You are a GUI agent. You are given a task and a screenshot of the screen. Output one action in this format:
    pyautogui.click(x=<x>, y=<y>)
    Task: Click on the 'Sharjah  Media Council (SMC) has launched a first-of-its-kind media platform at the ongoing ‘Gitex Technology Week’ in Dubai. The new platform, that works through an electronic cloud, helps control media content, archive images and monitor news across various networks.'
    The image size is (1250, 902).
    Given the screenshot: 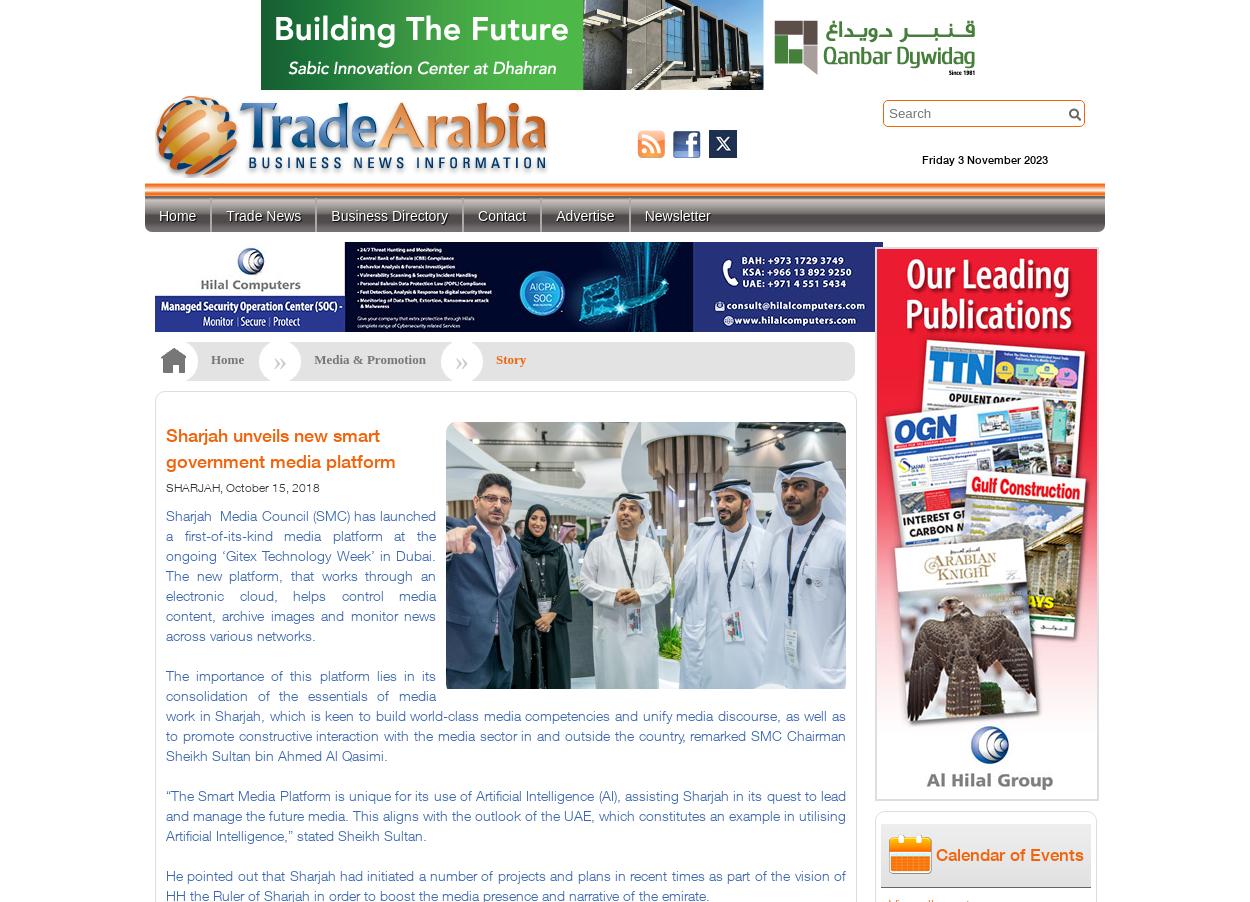 What is the action you would take?
    pyautogui.click(x=301, y=575)
    